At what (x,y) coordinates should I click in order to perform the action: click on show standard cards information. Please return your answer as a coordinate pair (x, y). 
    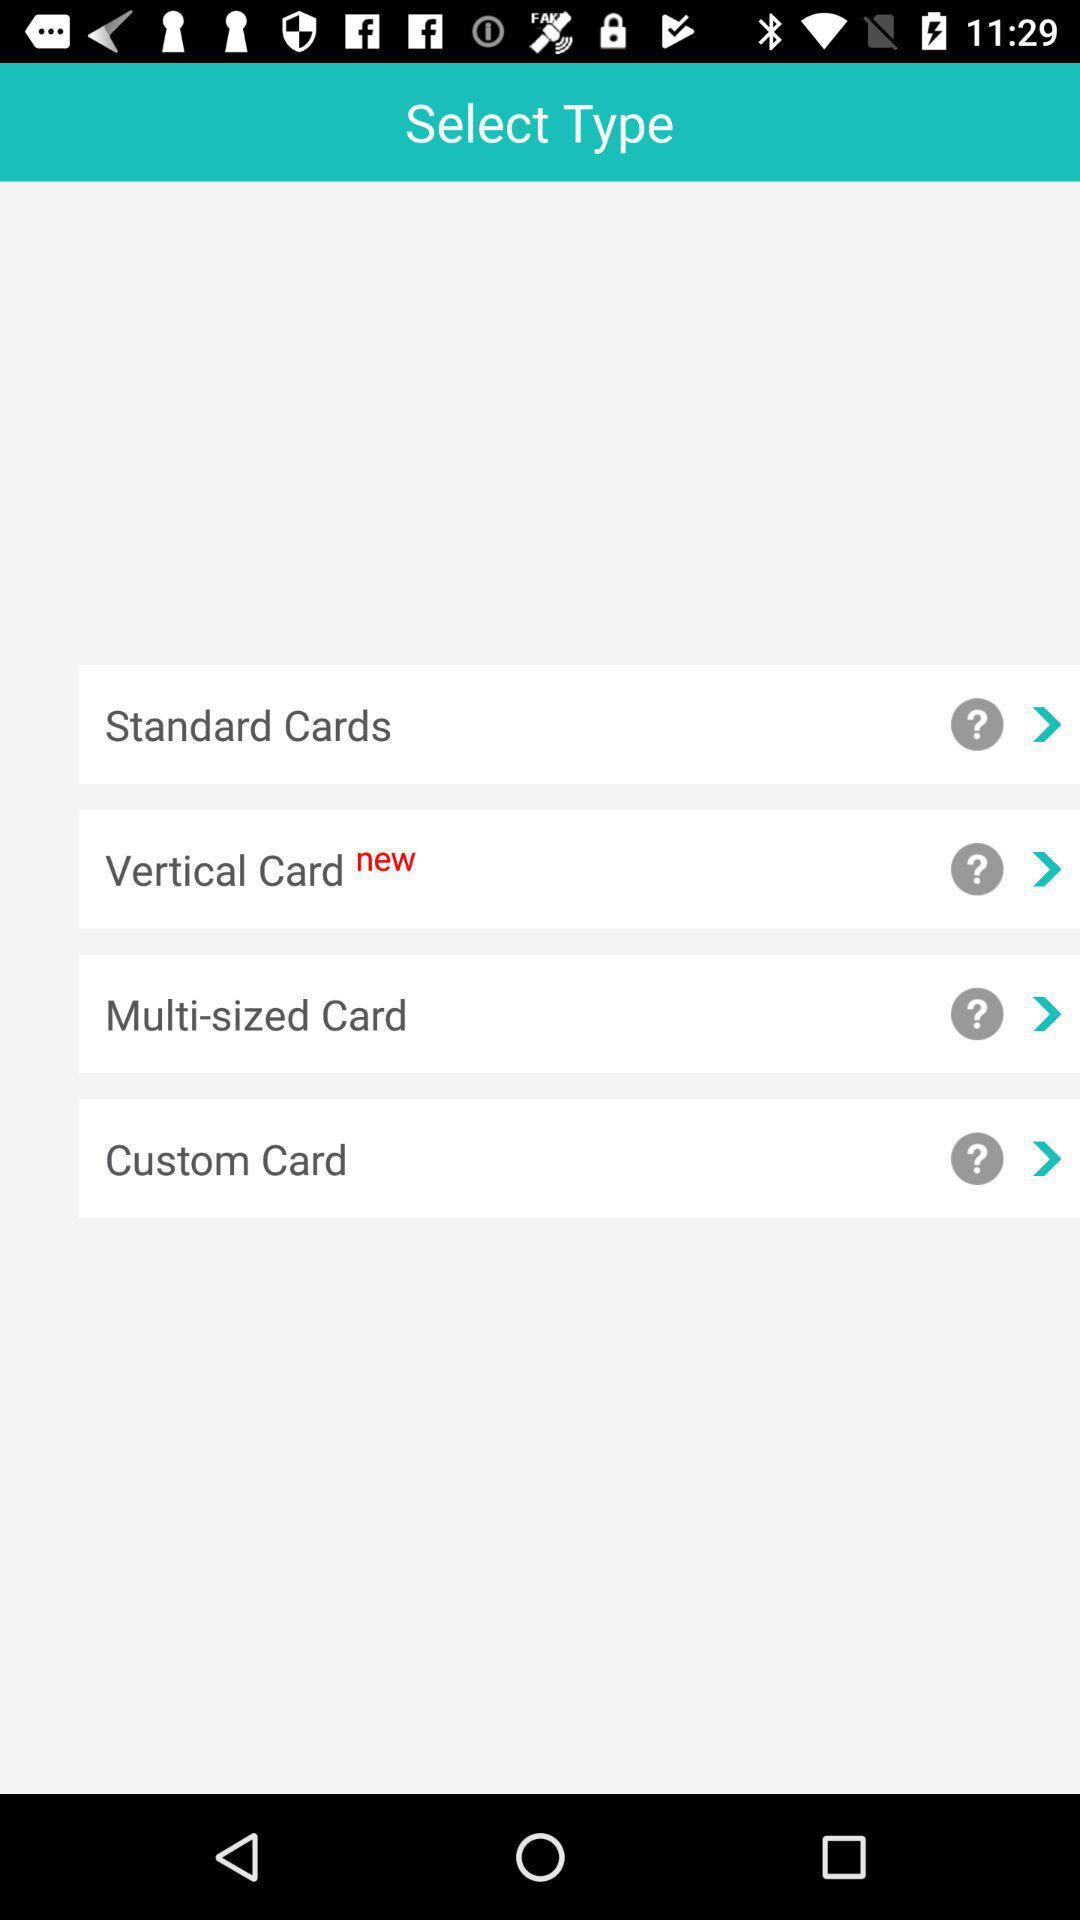
    Looking at the image, I should click on (976, 723).